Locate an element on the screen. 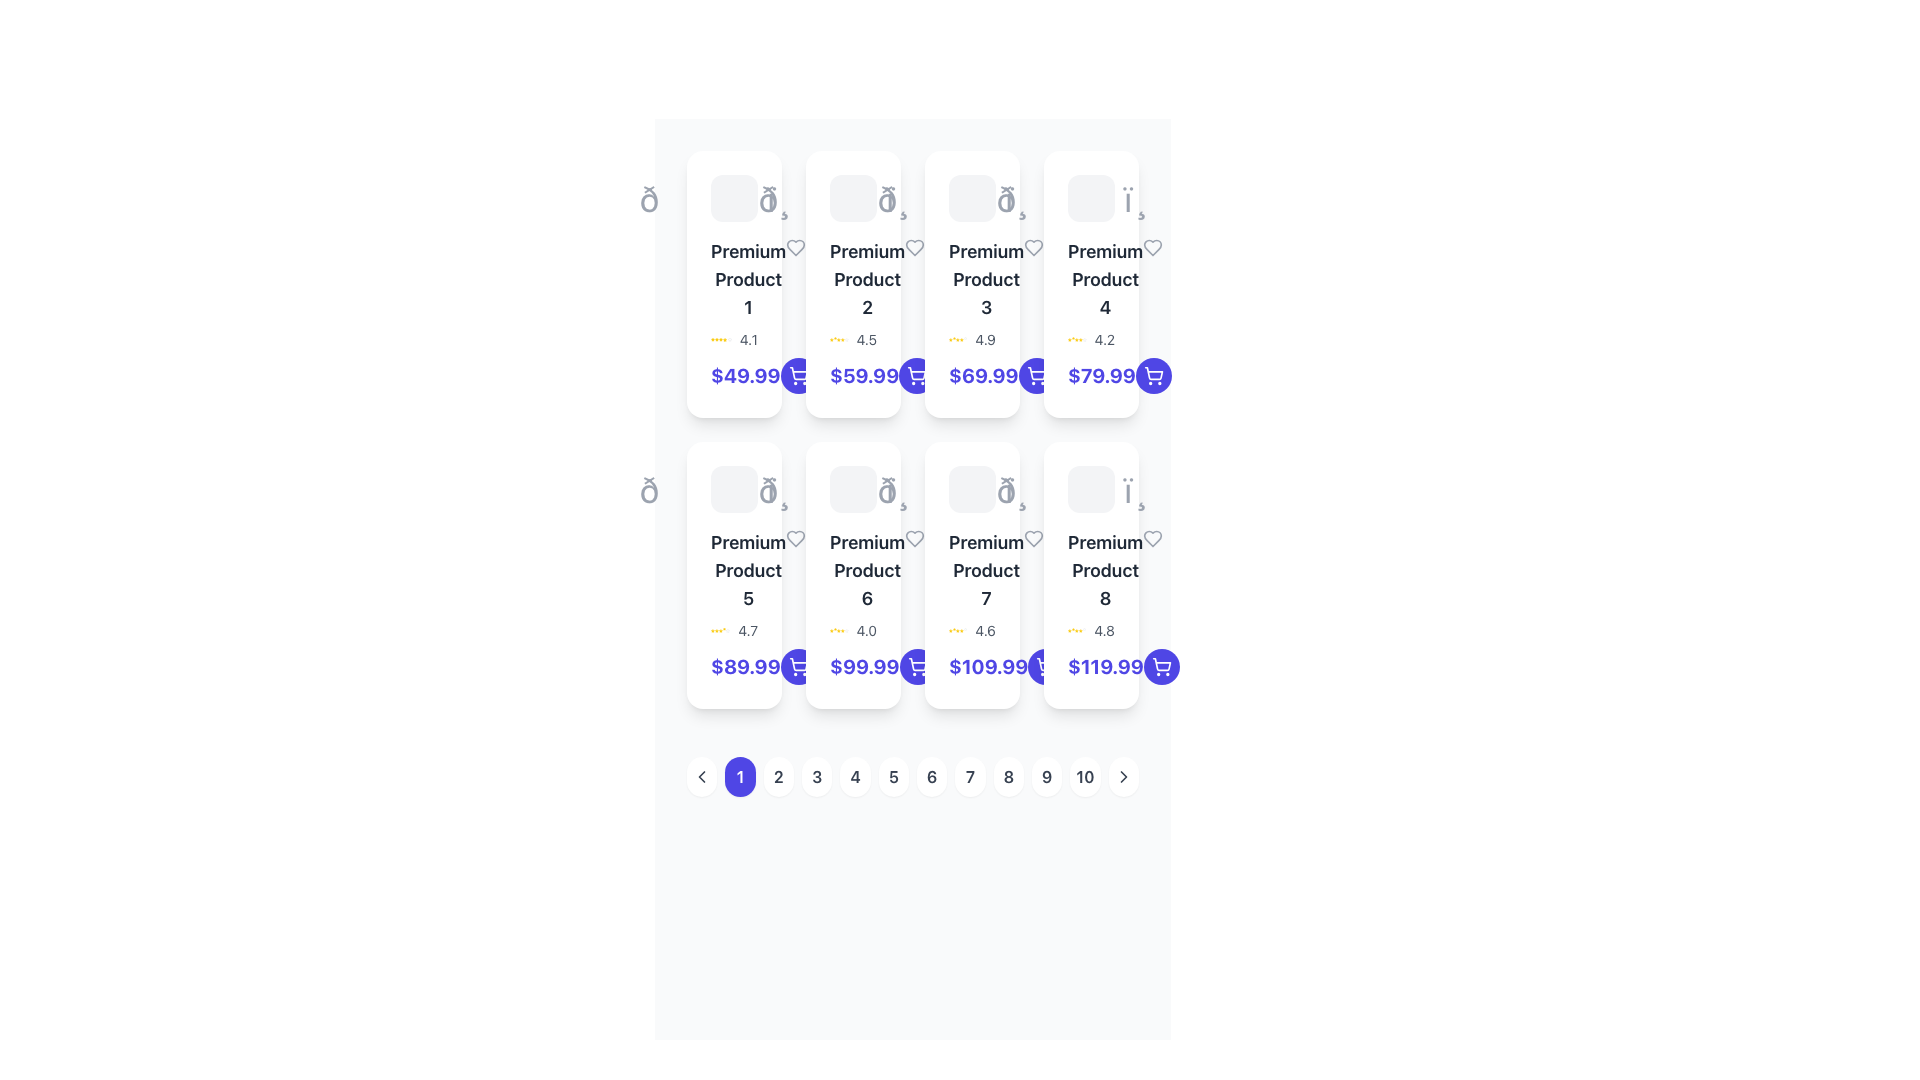 This screenshot has width=1920, height=1080. the Product information card titled 'Premium Product 6' located in the second row and third column of the grid layout is located at coordinates (853, 575).